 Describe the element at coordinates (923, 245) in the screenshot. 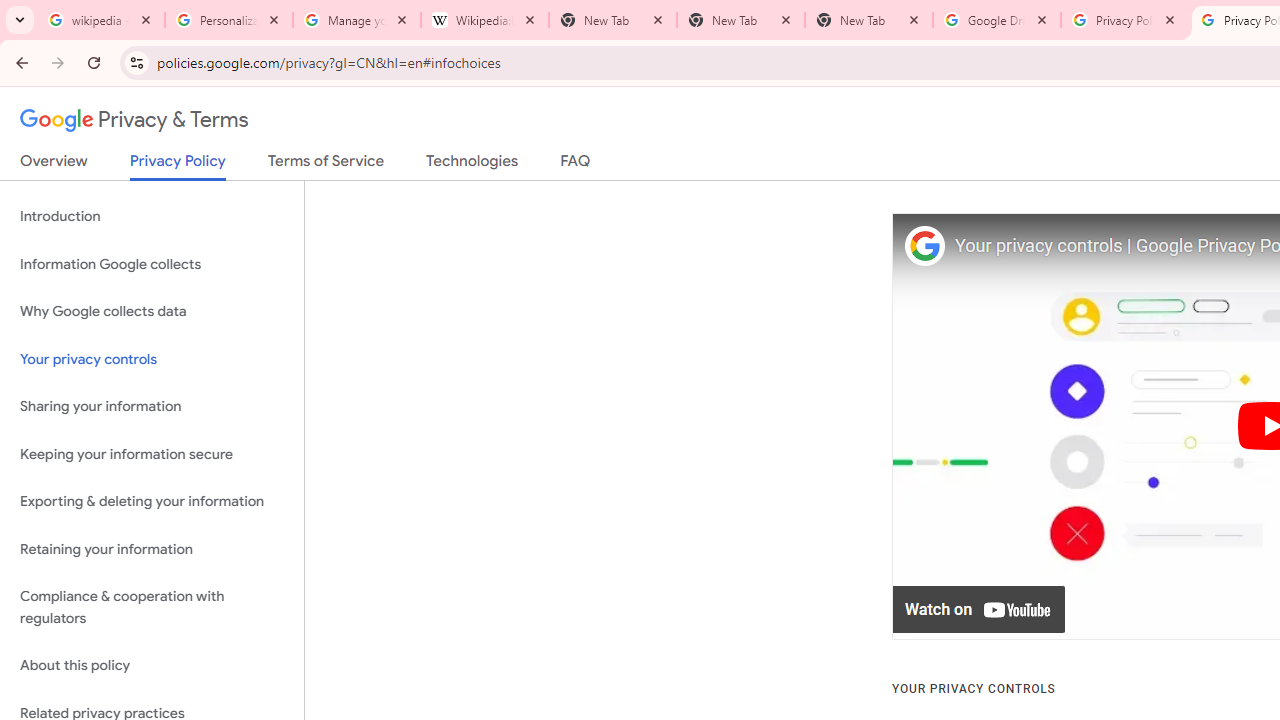

I see `'Photo image of Google'` at that location.